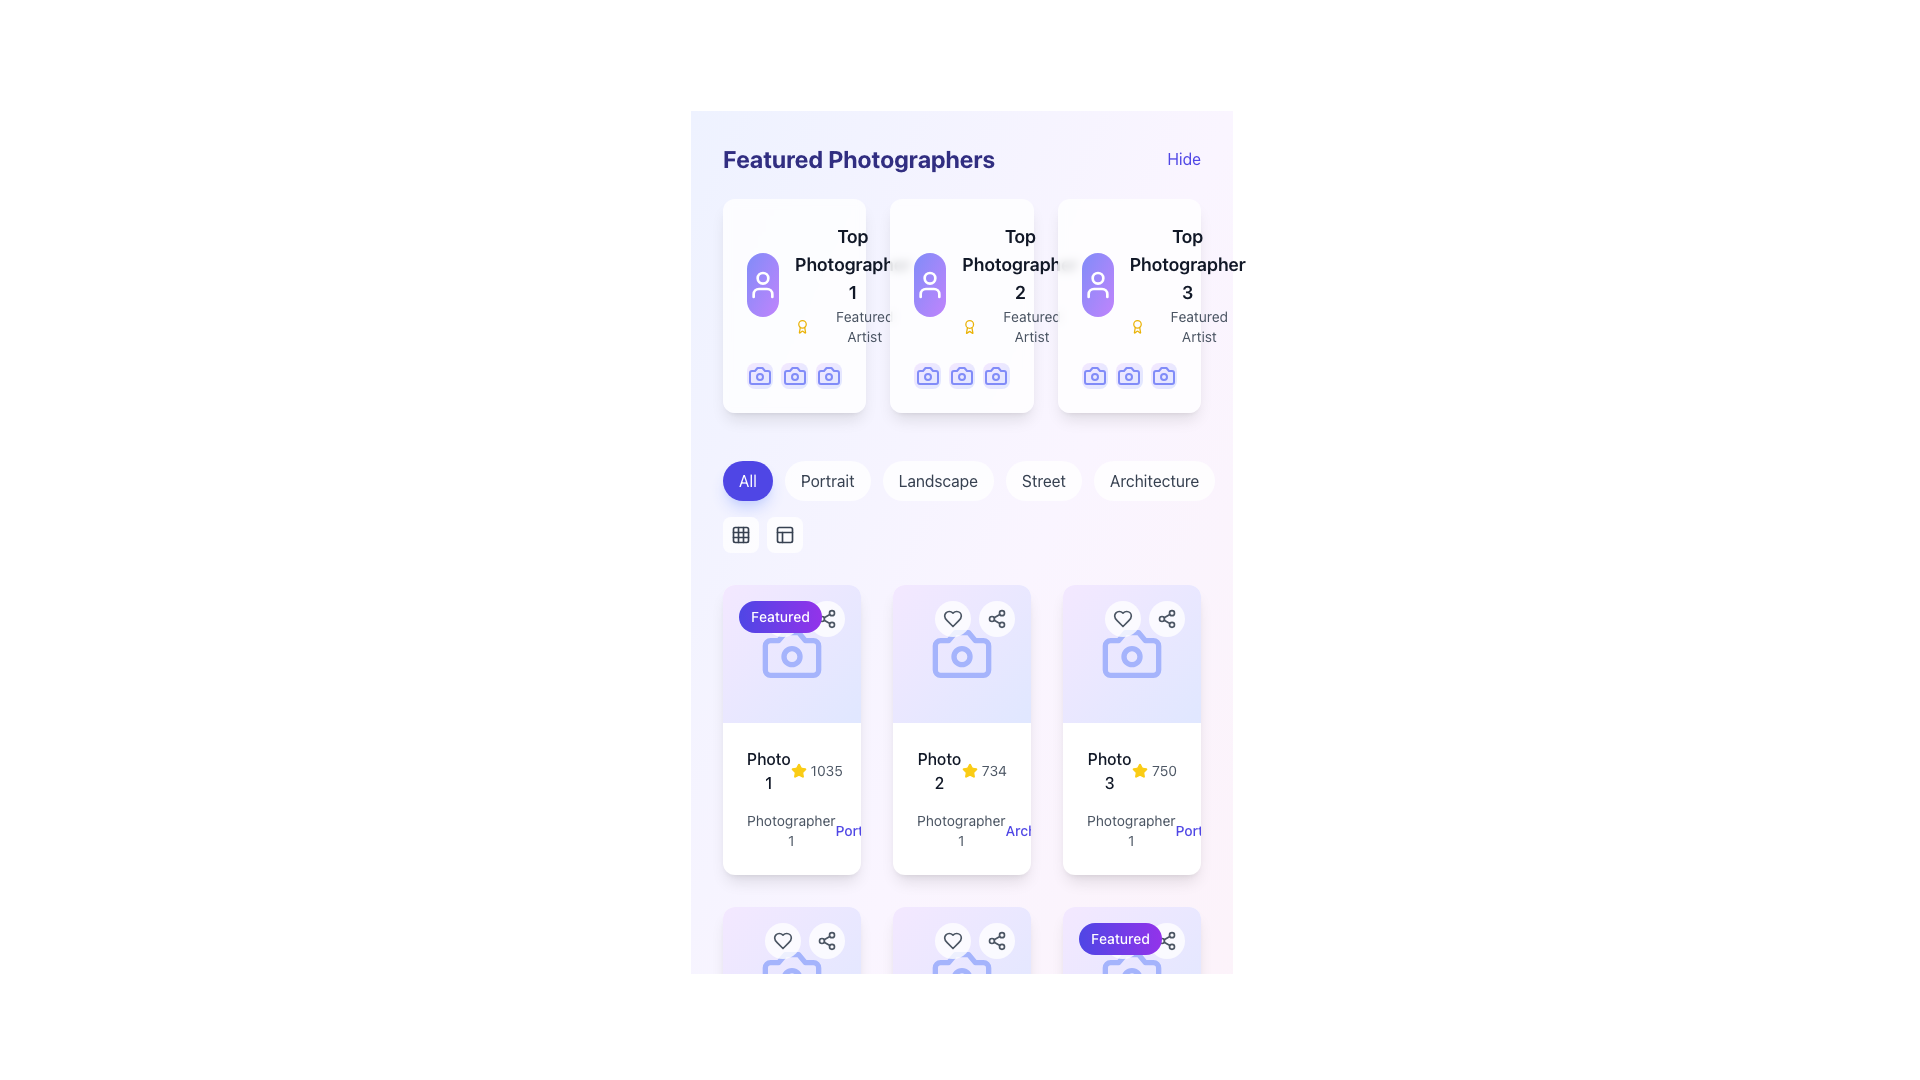 The width and height of the screenshot is (1920, 1080). I want to click on the 'Street' button, which is the fourth button in a horizontal group of five buttons, to filter content by street photography, so click(1042, 481).